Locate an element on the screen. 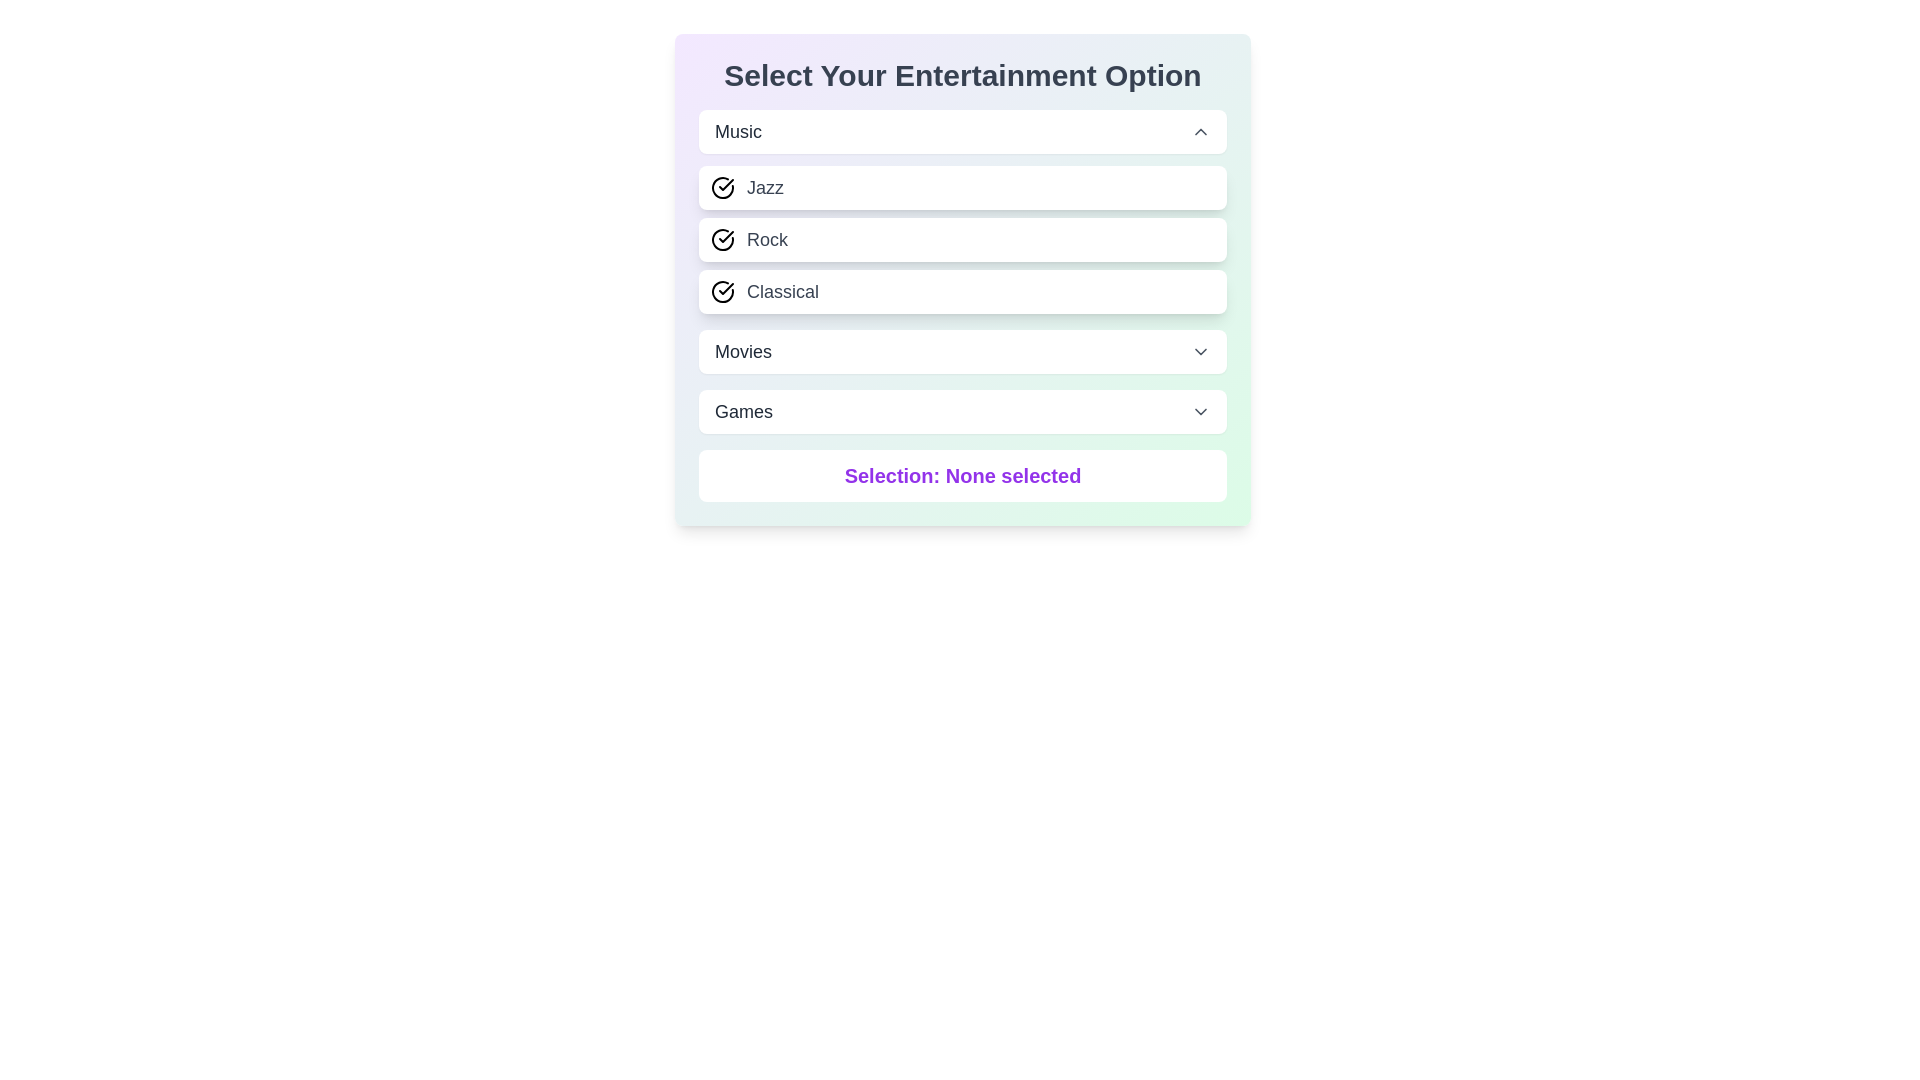  the SVG icon indicating that the 'Jazz' option is selected is located at coordinates (722, 188).